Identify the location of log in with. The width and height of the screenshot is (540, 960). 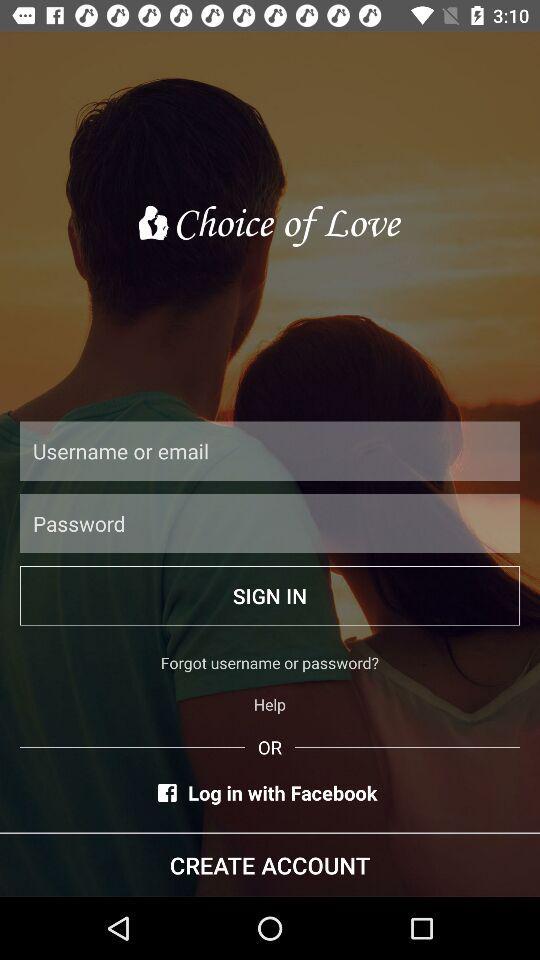
(269, 792).